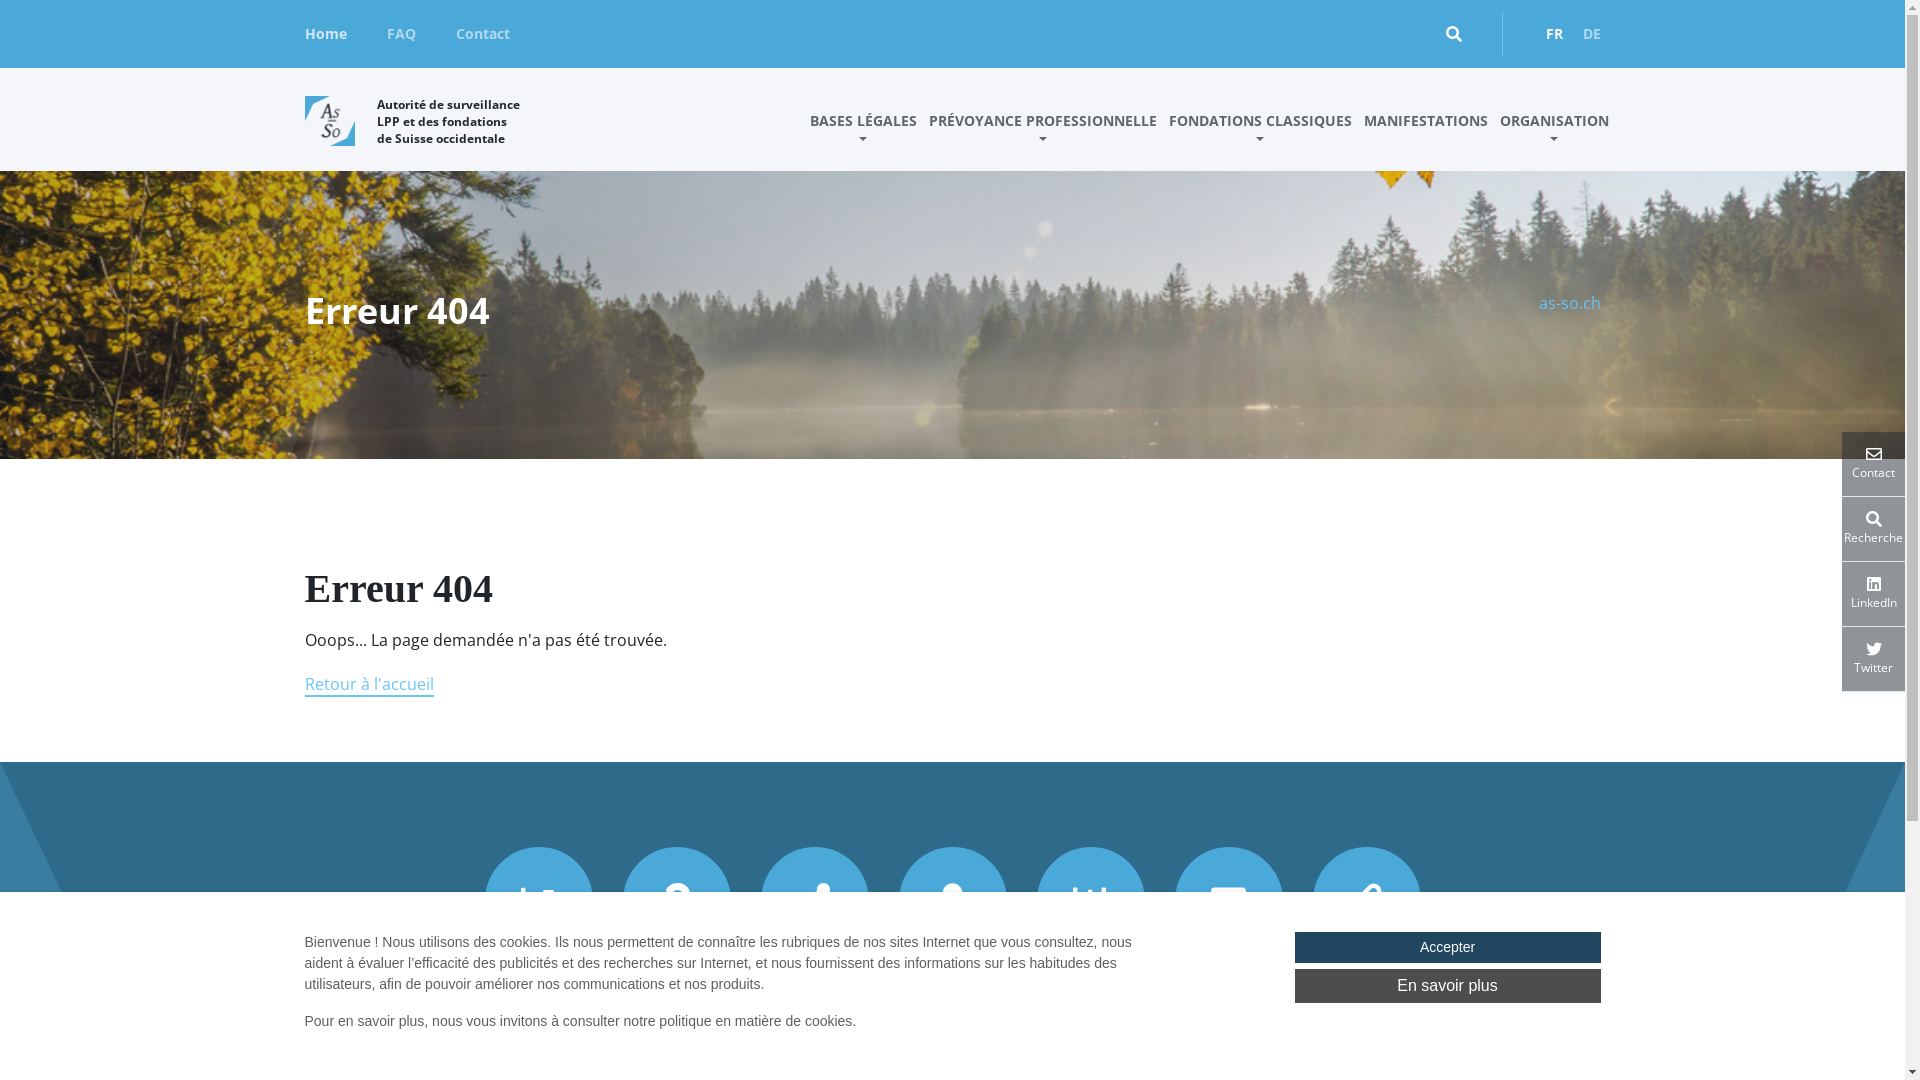  I want to click on 'MANIFESTATIONS', so click(1424, 137).